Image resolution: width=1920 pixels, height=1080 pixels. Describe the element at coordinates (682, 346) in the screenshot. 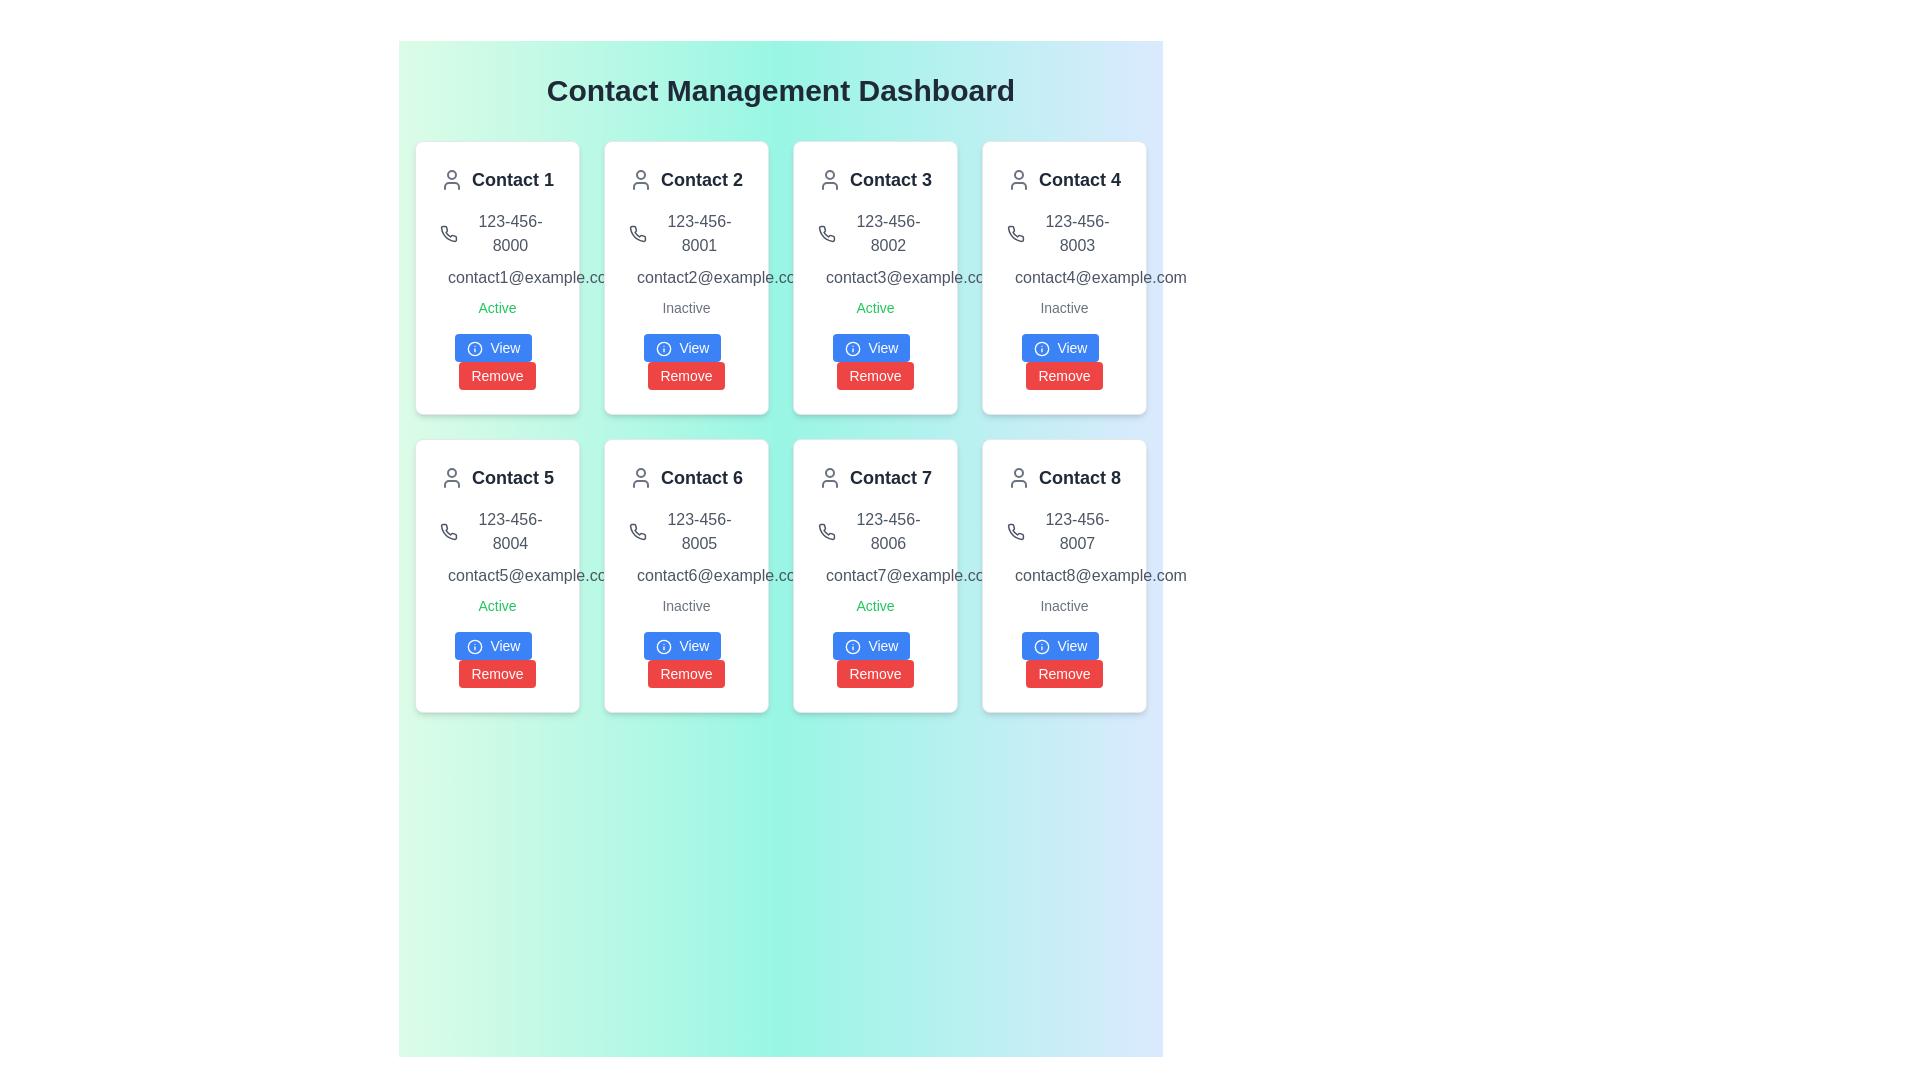

I see `the 'View' button located inside the card under the header 'Contact 2', positioned in the second column of the first row in the grid layout, which is the upper button in a vertical pair of buttons` at that location.